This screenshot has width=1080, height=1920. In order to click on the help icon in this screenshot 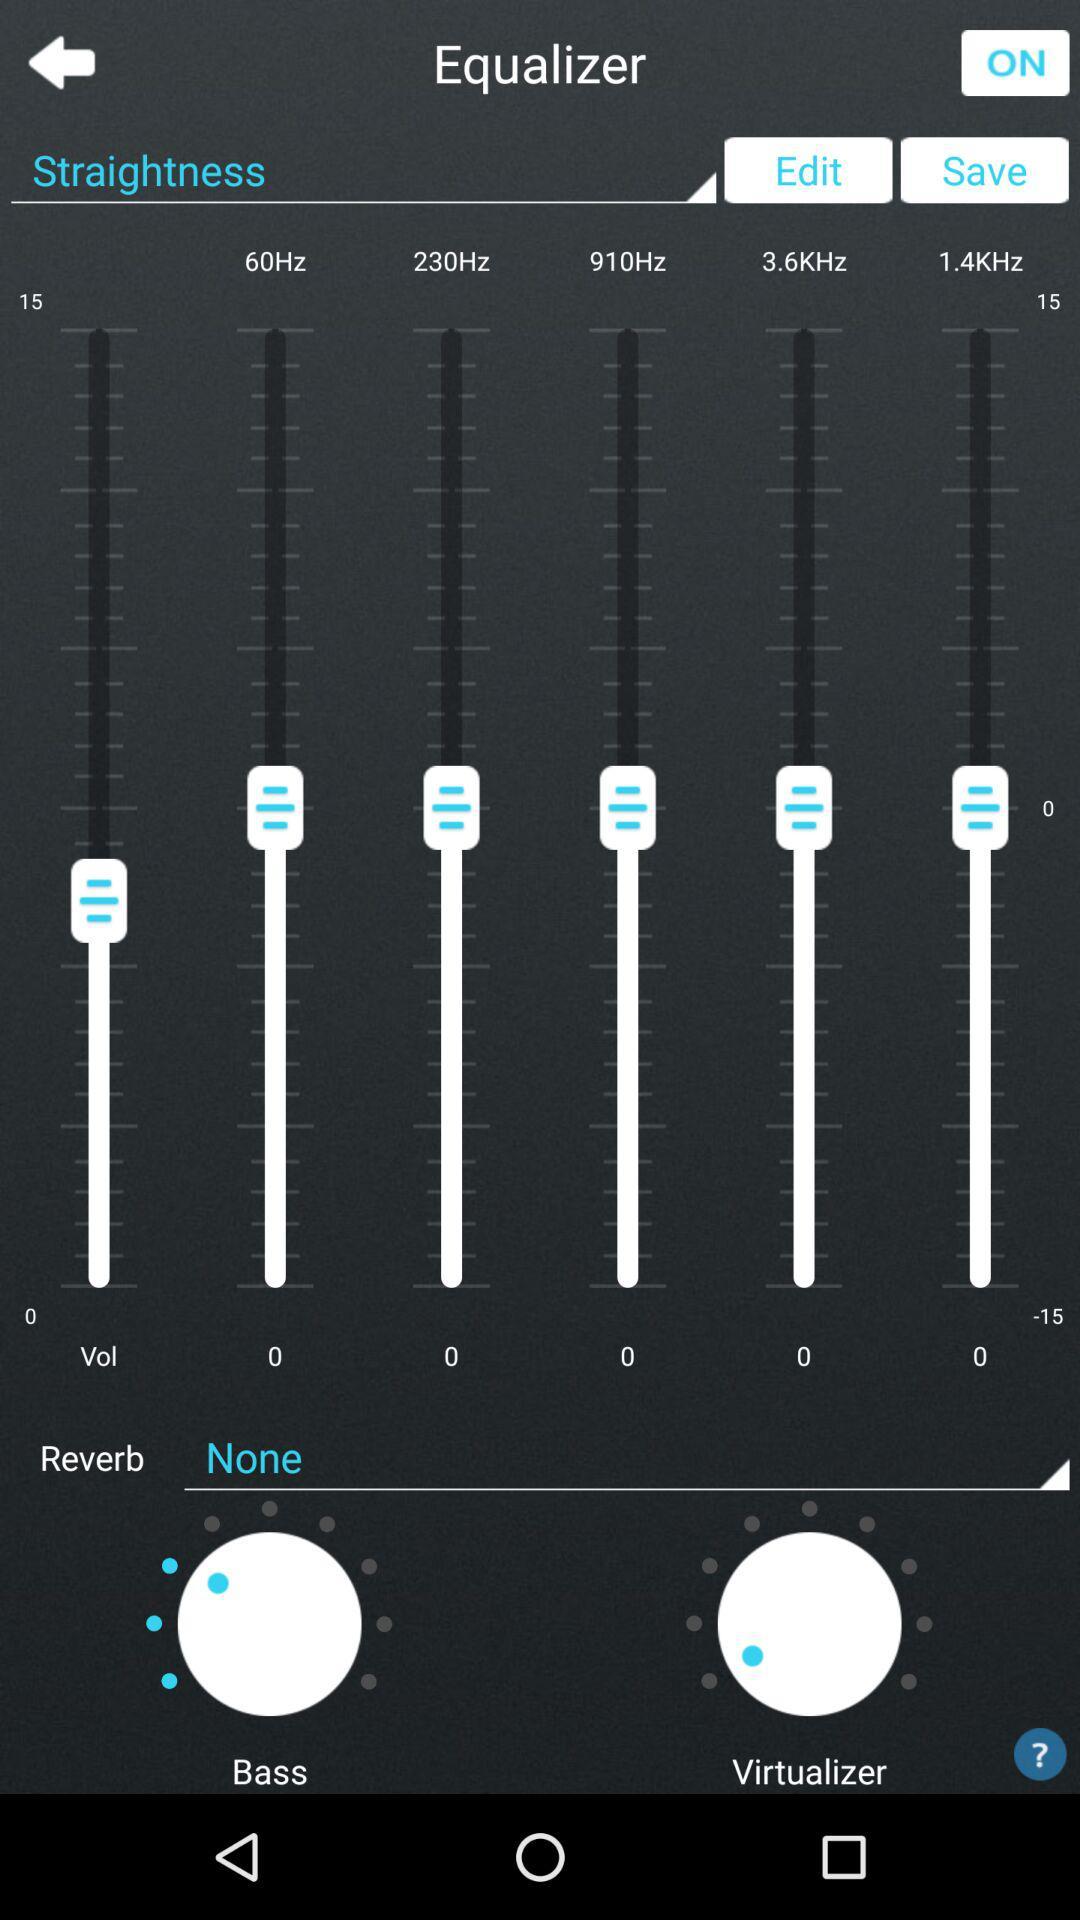, I will do `click(1039, 1876)`.